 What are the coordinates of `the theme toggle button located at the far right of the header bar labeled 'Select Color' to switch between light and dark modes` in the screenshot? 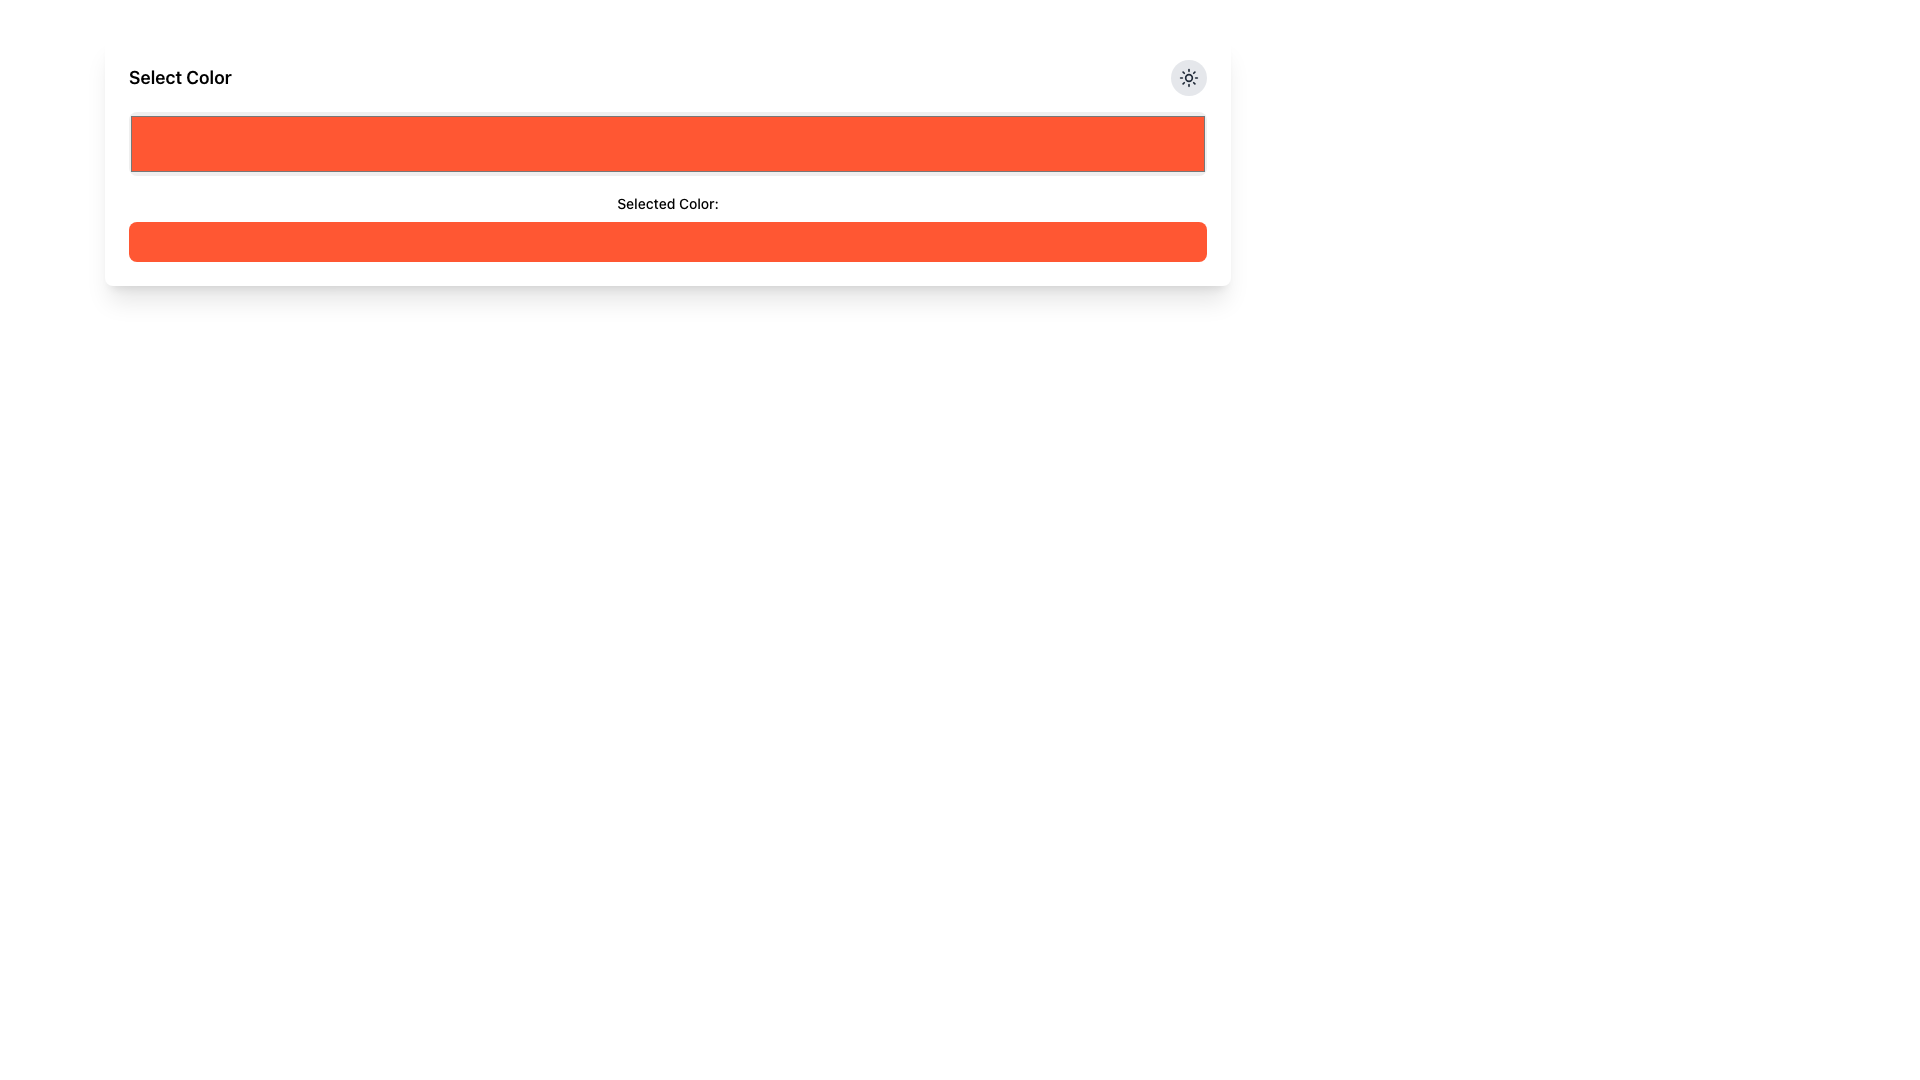 It's located at (1189, 76).